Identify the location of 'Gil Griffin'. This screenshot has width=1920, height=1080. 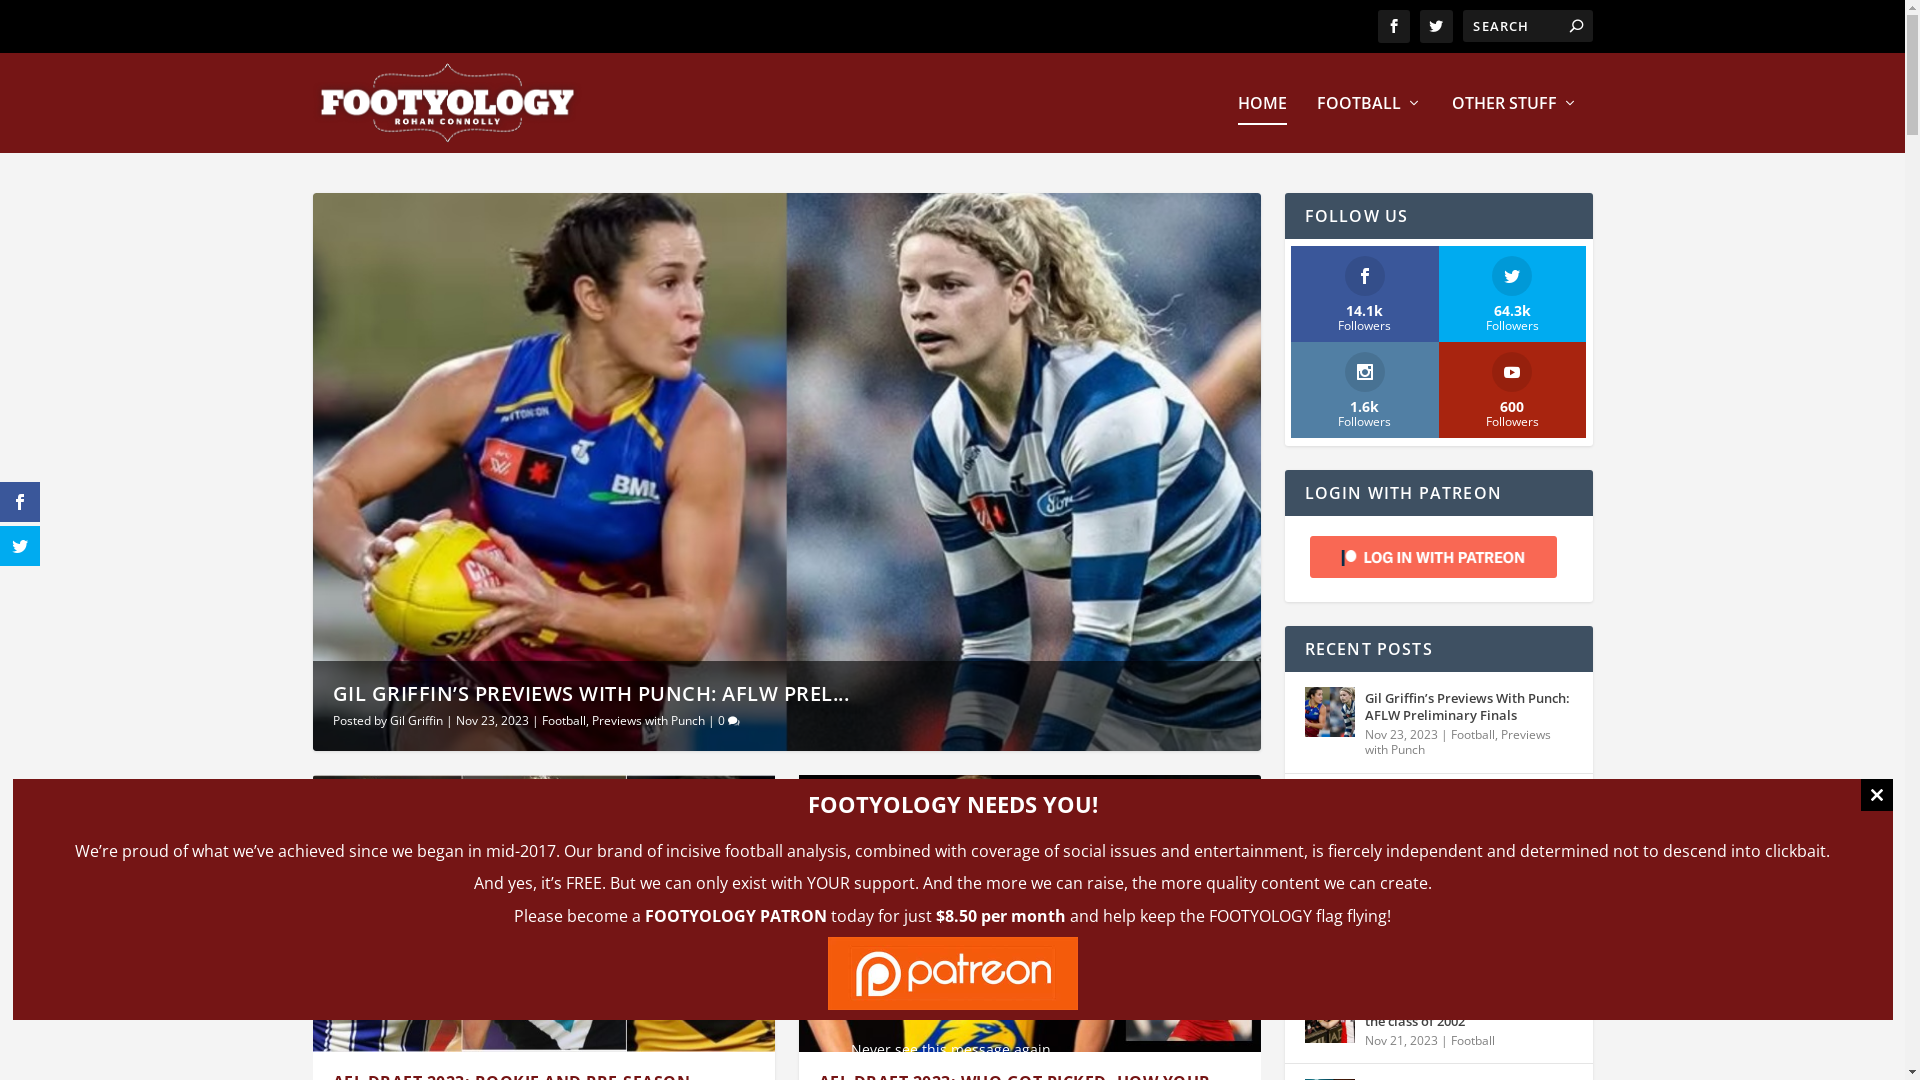
(415, 720).